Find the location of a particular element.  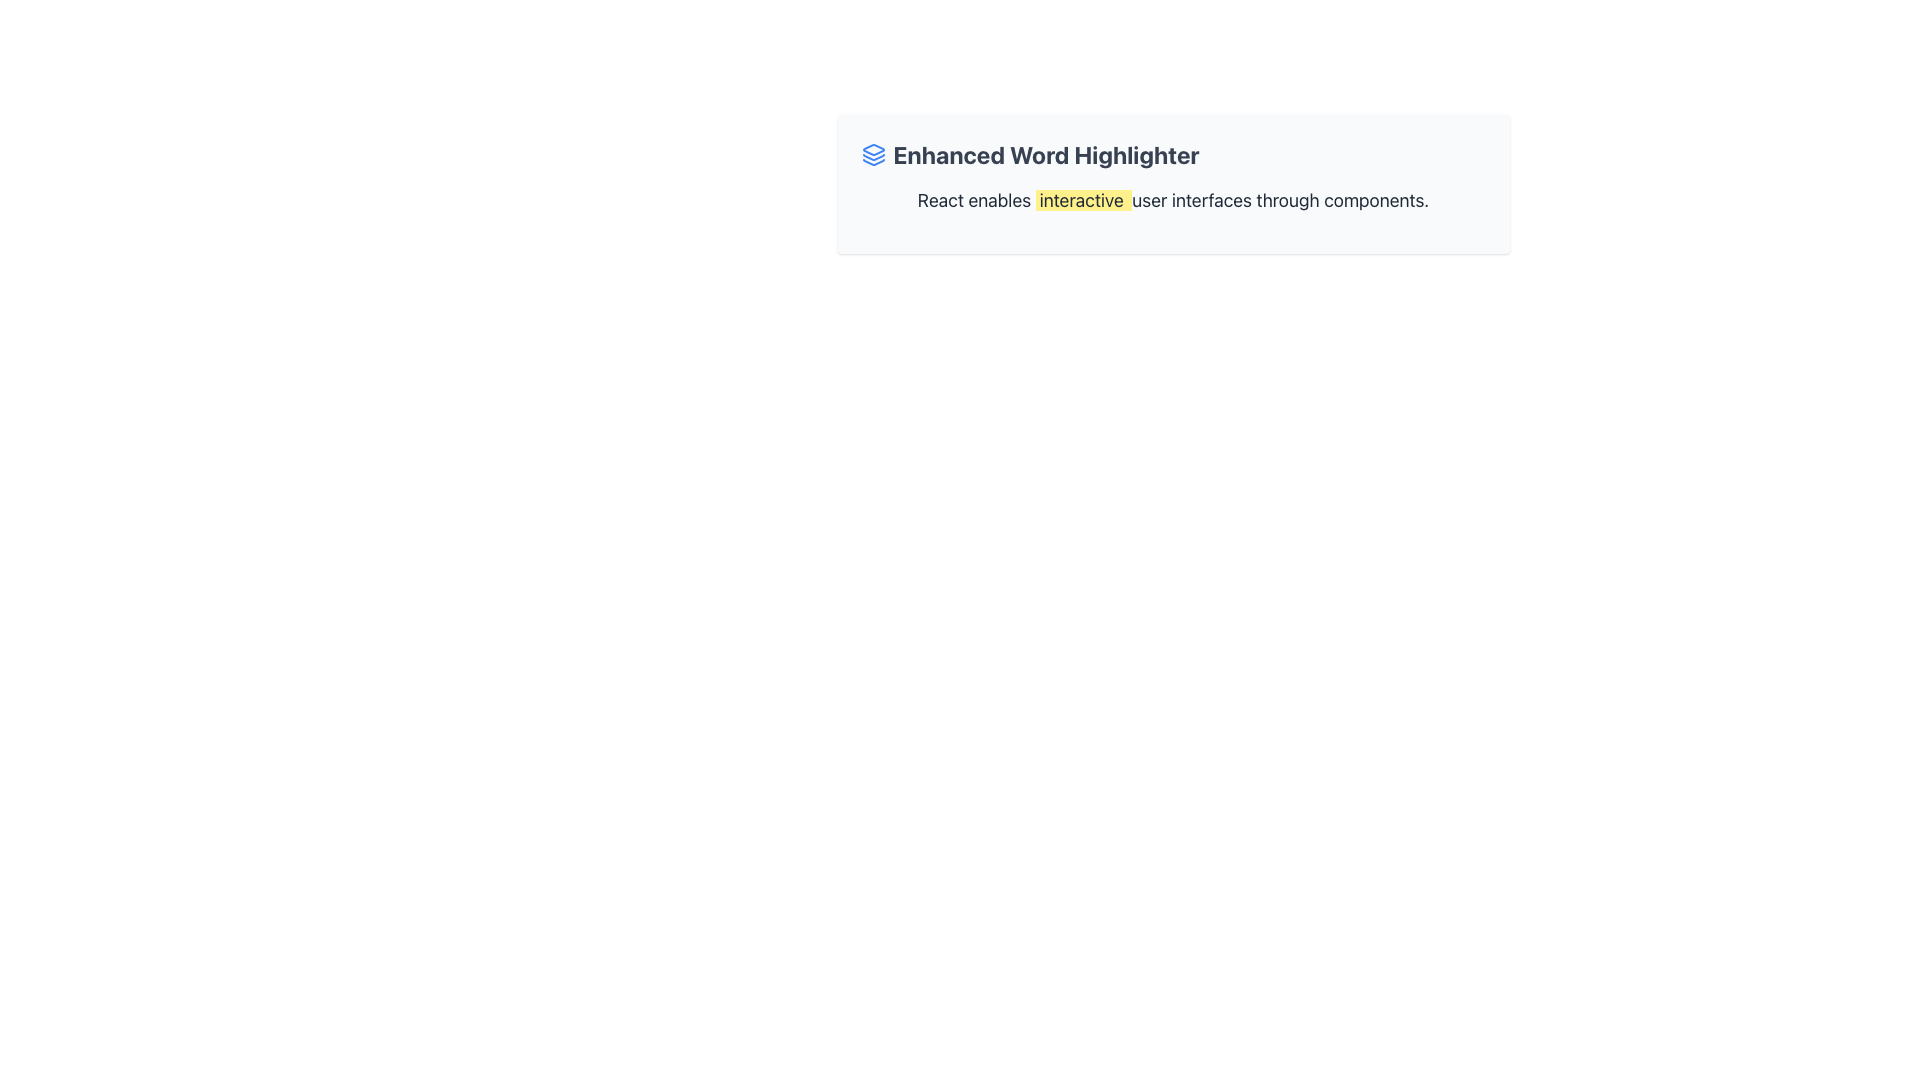

the text label that serves as a keyword for 'React' is located at coordinates (942, 200).